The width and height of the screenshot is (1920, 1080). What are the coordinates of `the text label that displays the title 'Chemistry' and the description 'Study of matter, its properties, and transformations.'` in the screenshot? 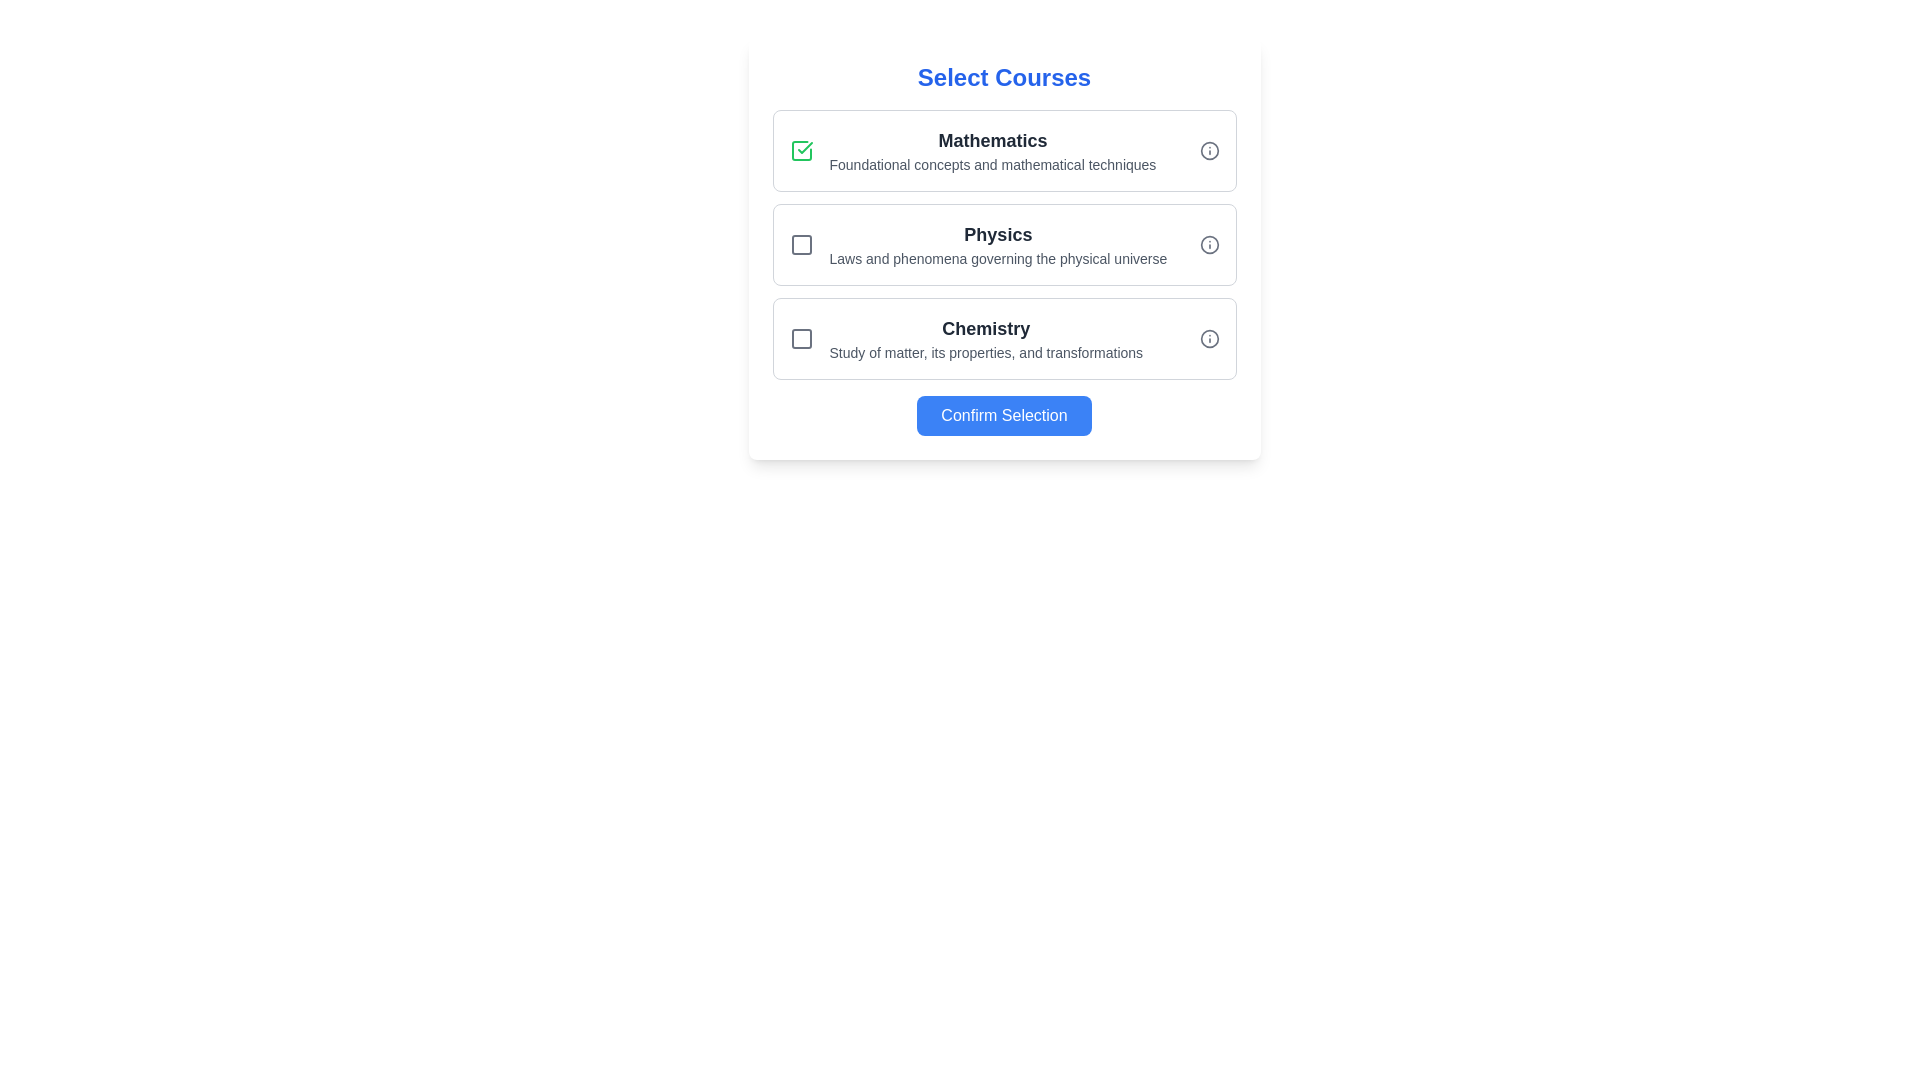 It's located at (986, 338).